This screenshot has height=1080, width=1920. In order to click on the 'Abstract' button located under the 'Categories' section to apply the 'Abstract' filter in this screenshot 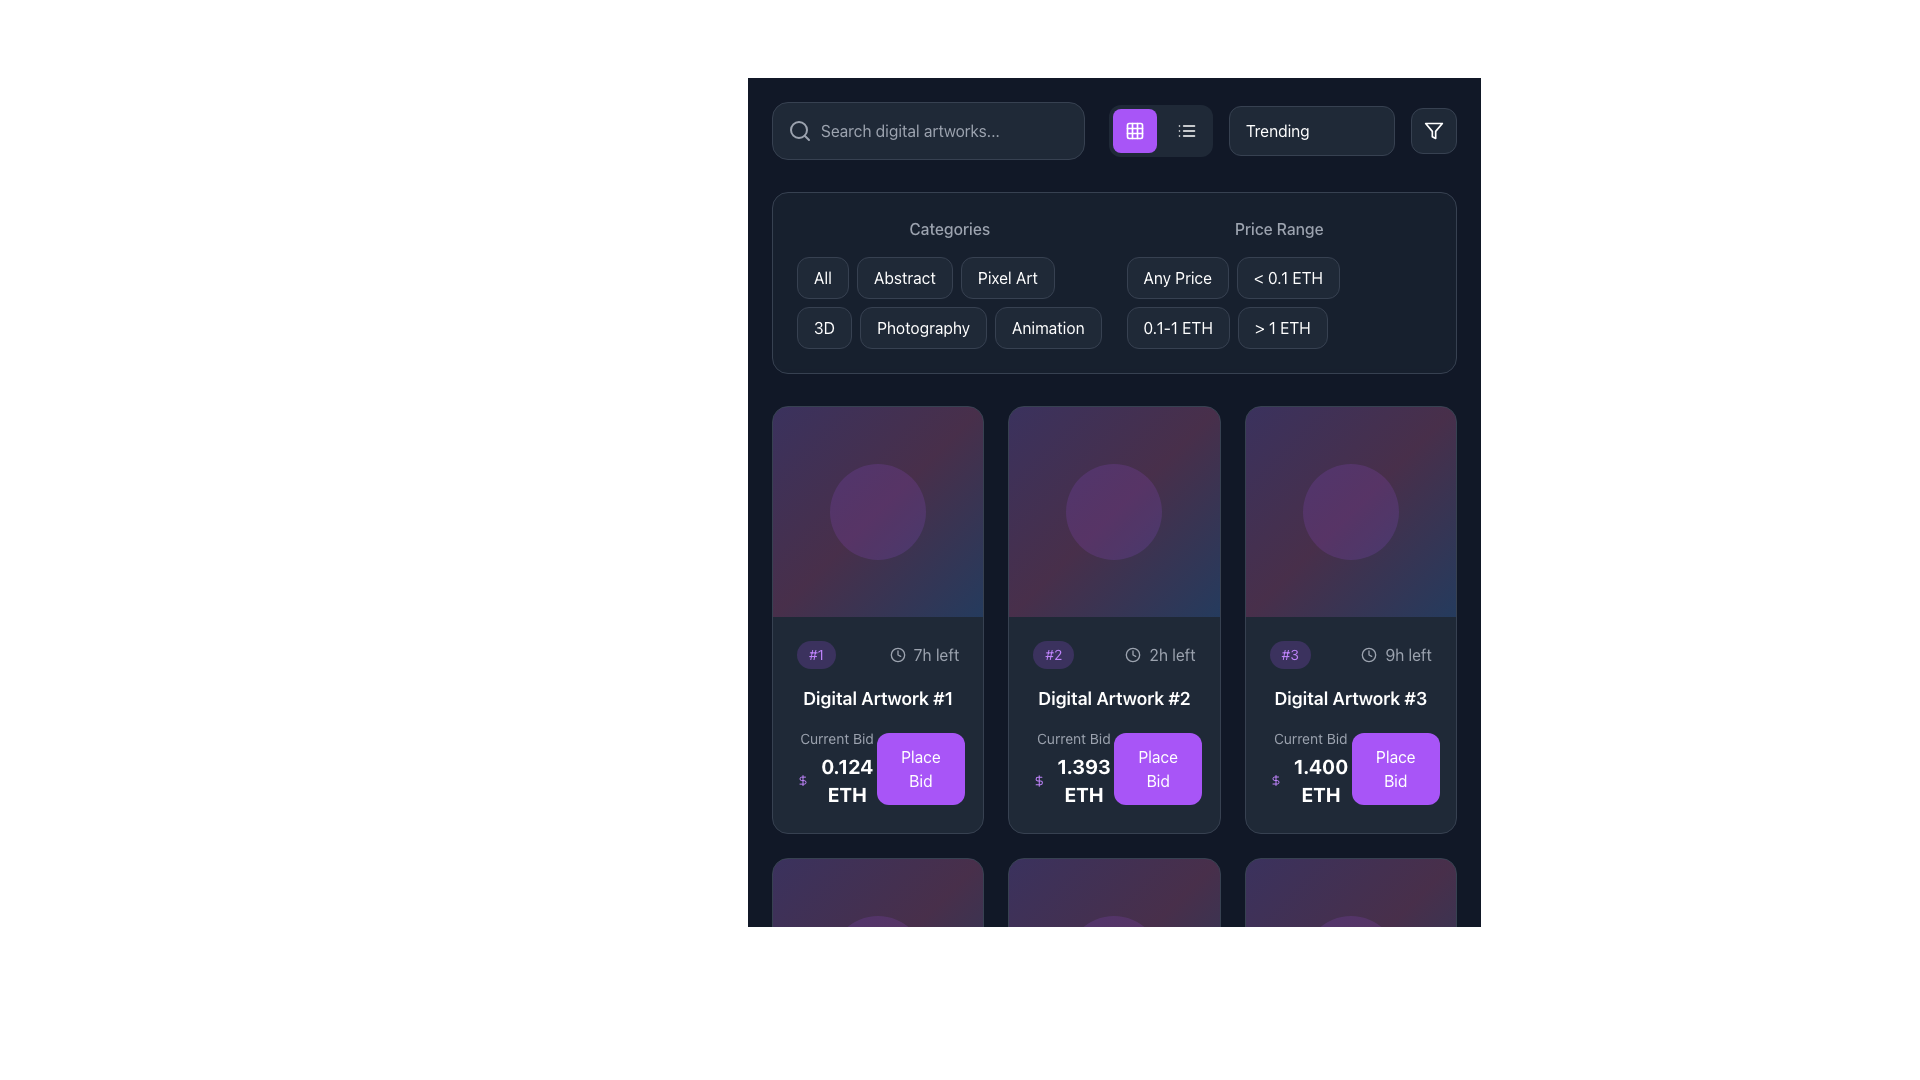, I will do `click(948, 282)`.